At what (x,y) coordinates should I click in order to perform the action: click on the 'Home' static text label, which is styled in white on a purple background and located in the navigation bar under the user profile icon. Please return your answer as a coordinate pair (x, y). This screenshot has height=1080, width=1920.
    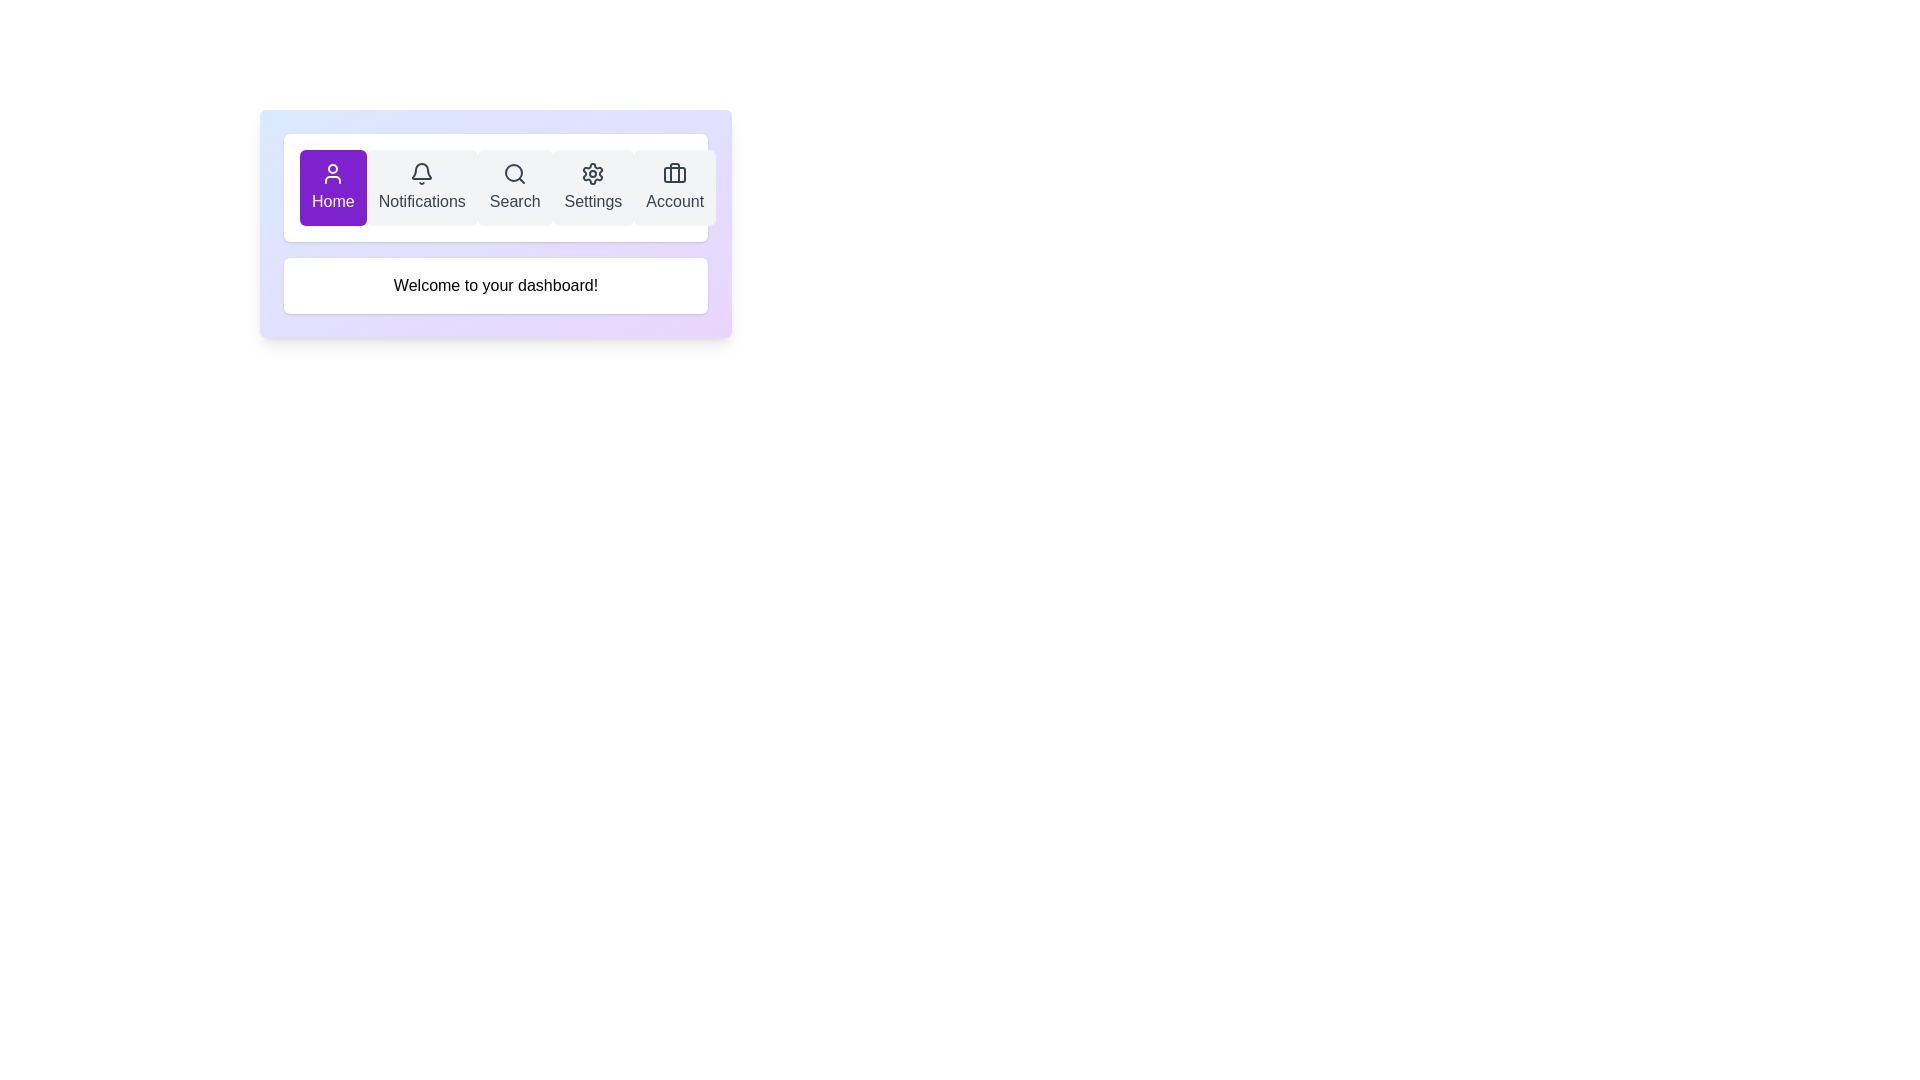
    Looking at the image, I should click on (333, 201).